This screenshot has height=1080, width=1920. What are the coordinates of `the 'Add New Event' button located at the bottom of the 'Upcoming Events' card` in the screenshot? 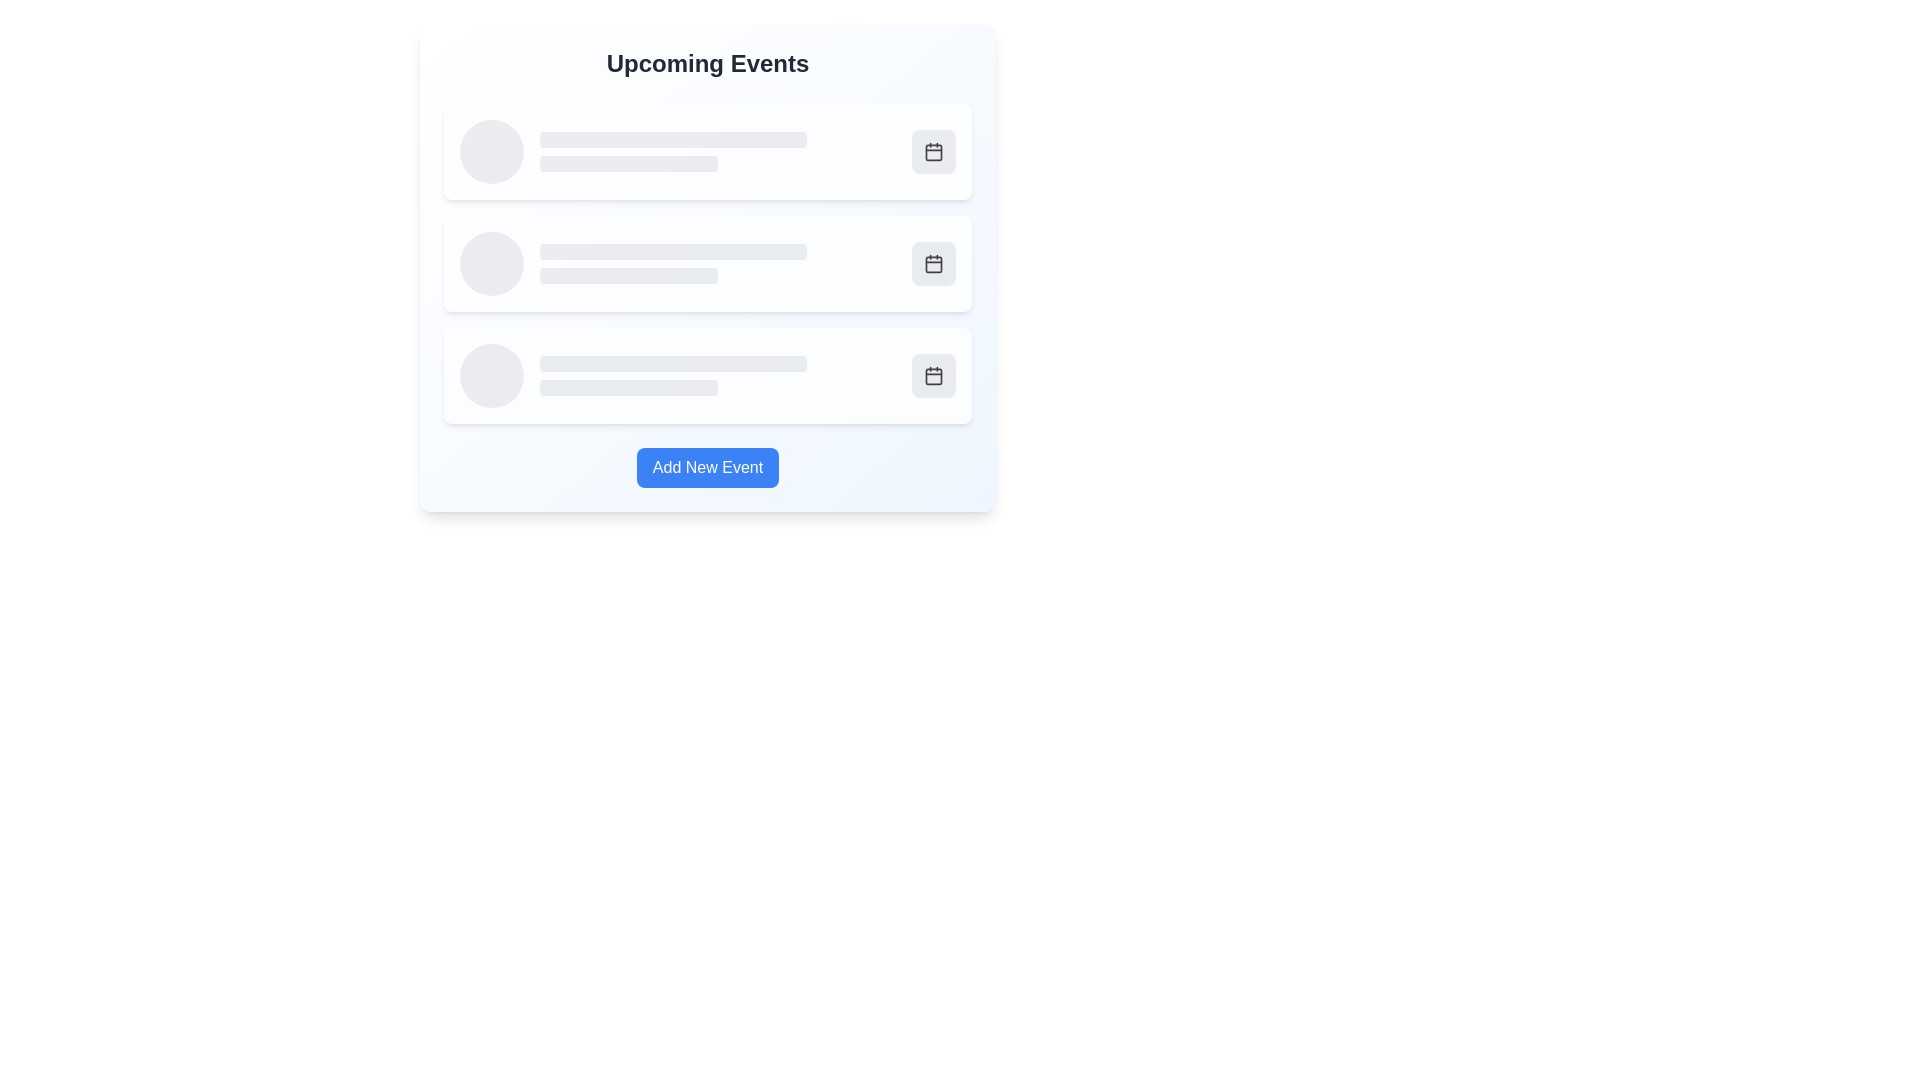 It's located at (708, 467).